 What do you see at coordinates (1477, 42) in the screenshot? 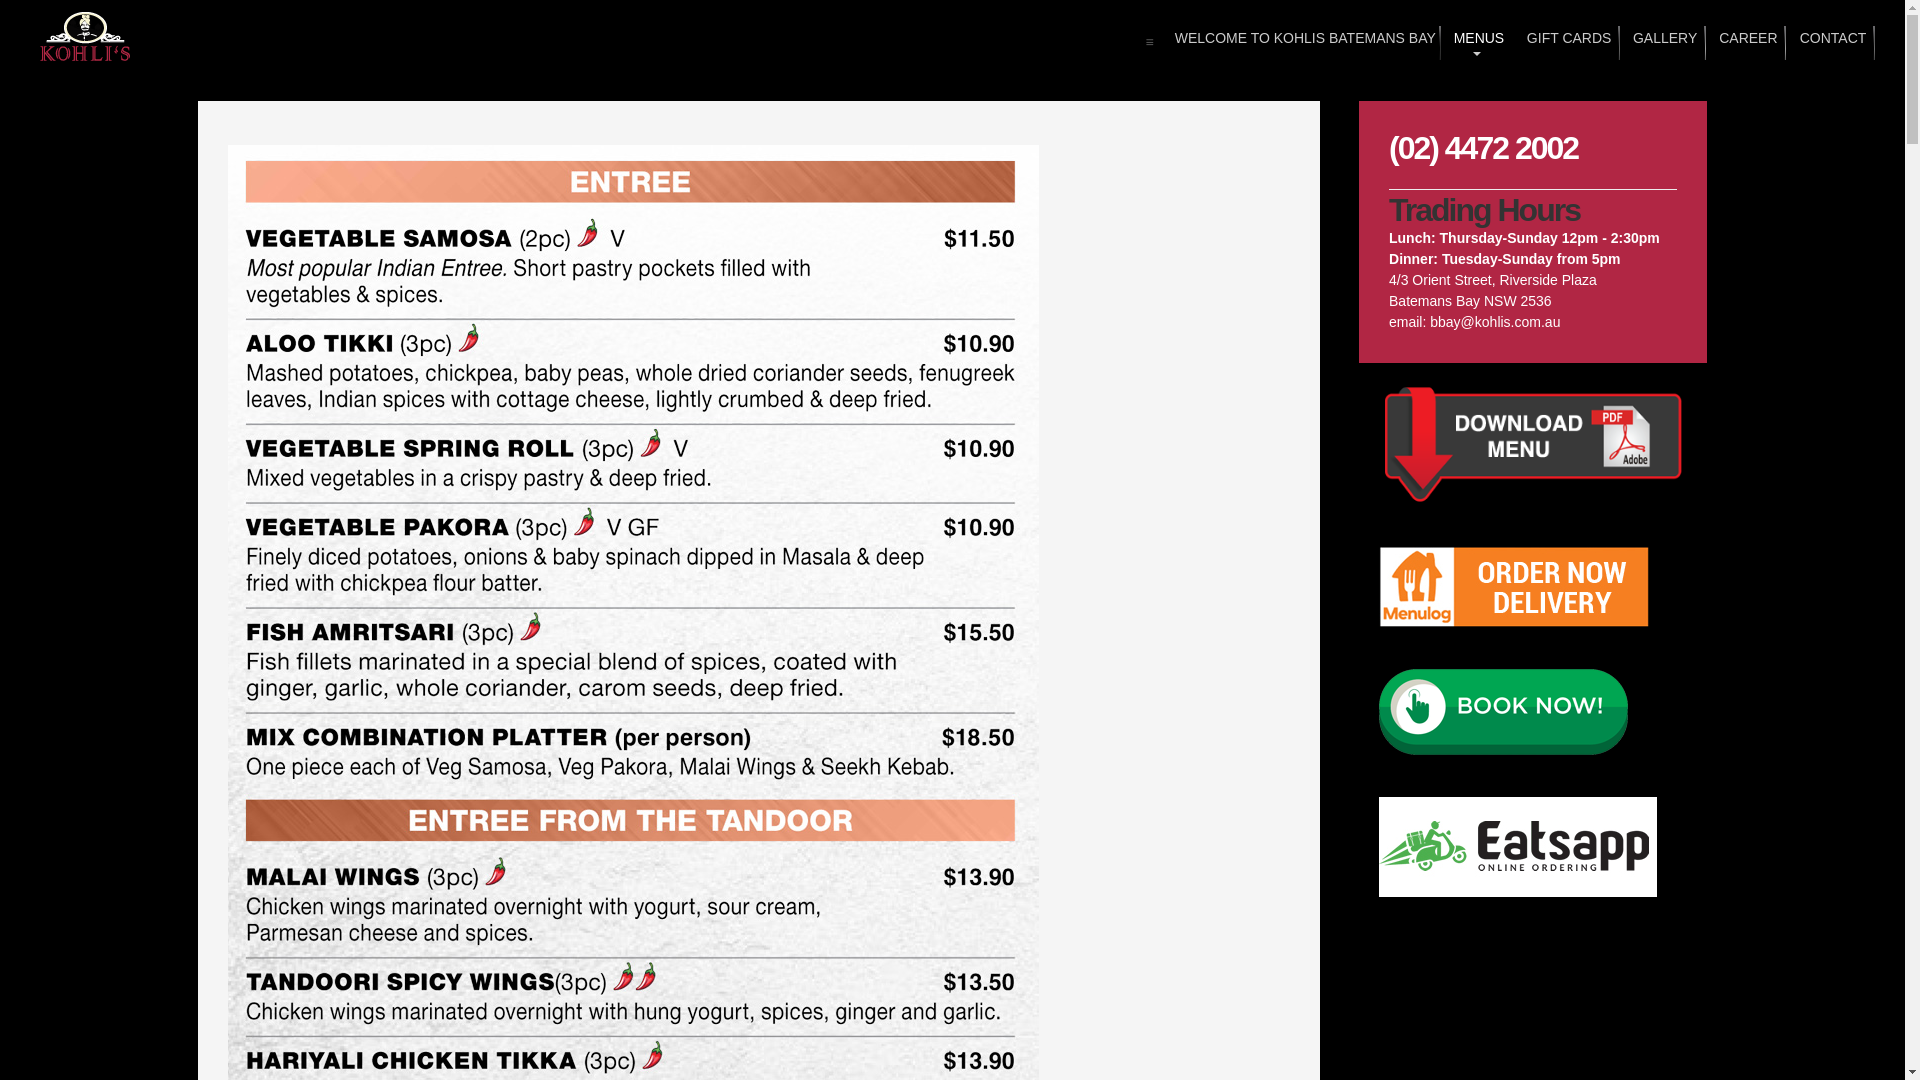
I see `'MENUS'` at bounding box center [1477, 42].